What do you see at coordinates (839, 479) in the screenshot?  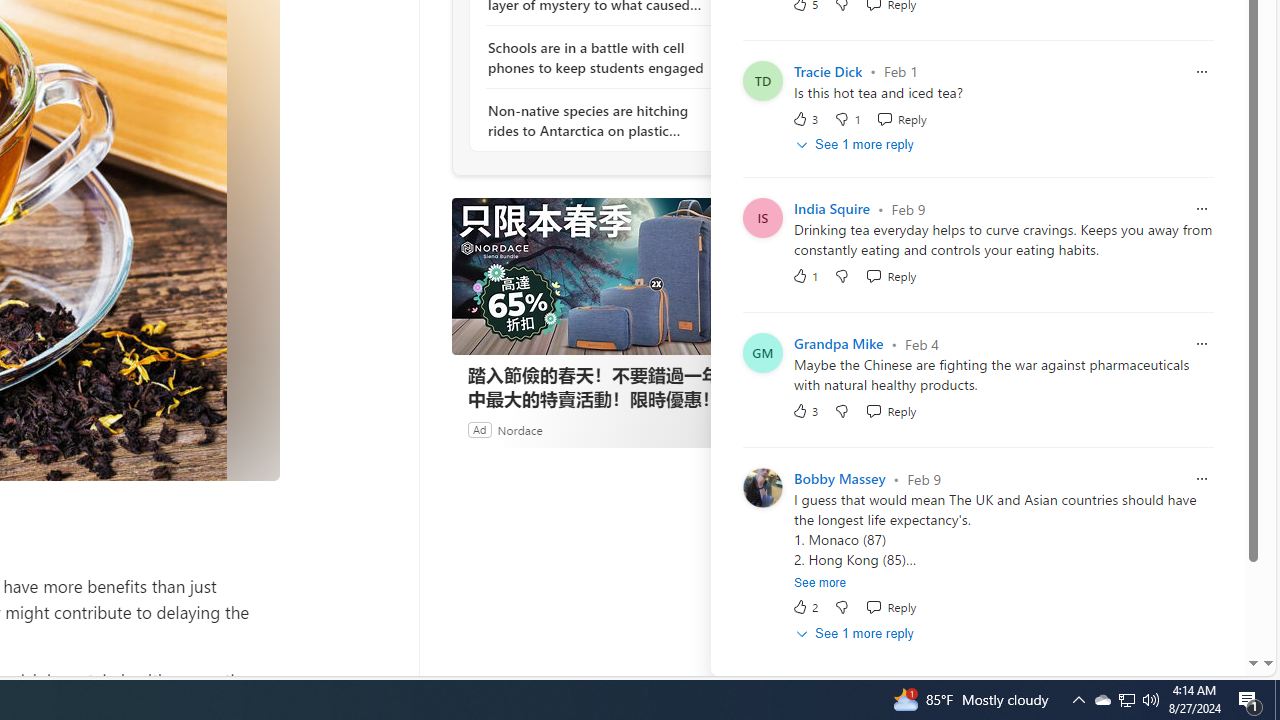 I see `'Bobby Massey'` at bounding box center [839, 479].